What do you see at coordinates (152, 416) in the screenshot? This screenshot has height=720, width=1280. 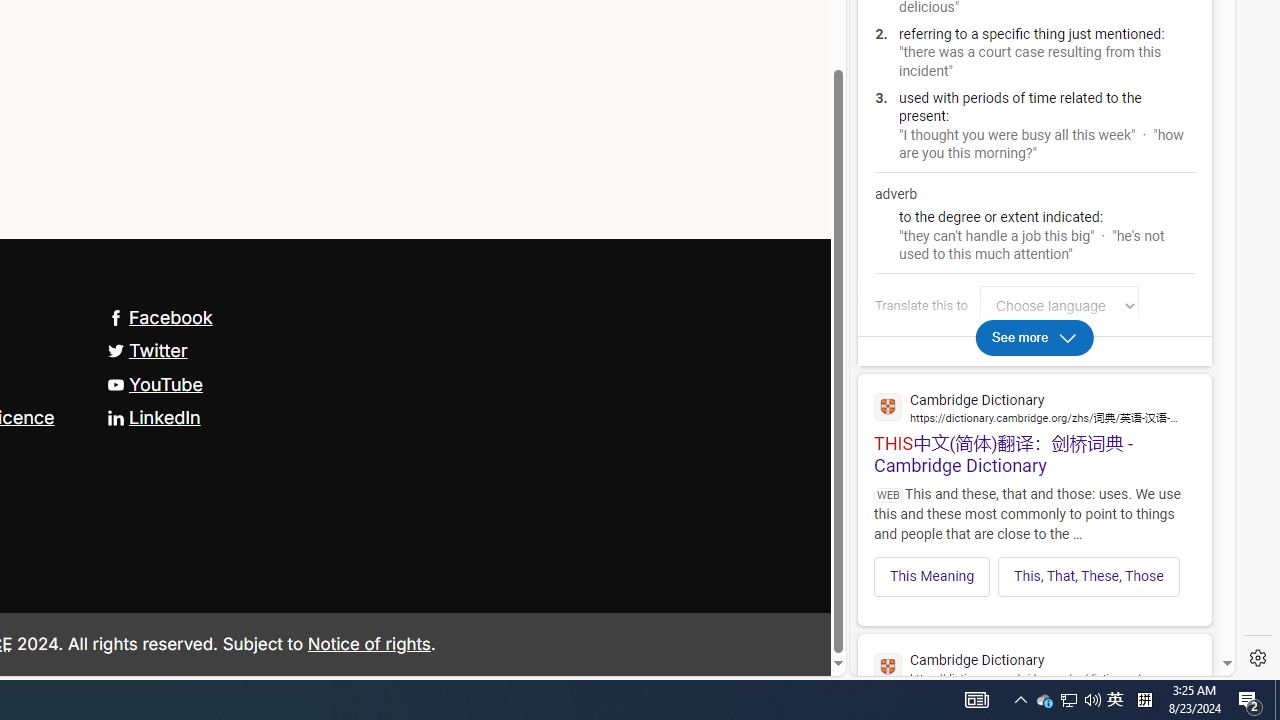 I see `'LinkedIn'` at bounding box center [152, 416].